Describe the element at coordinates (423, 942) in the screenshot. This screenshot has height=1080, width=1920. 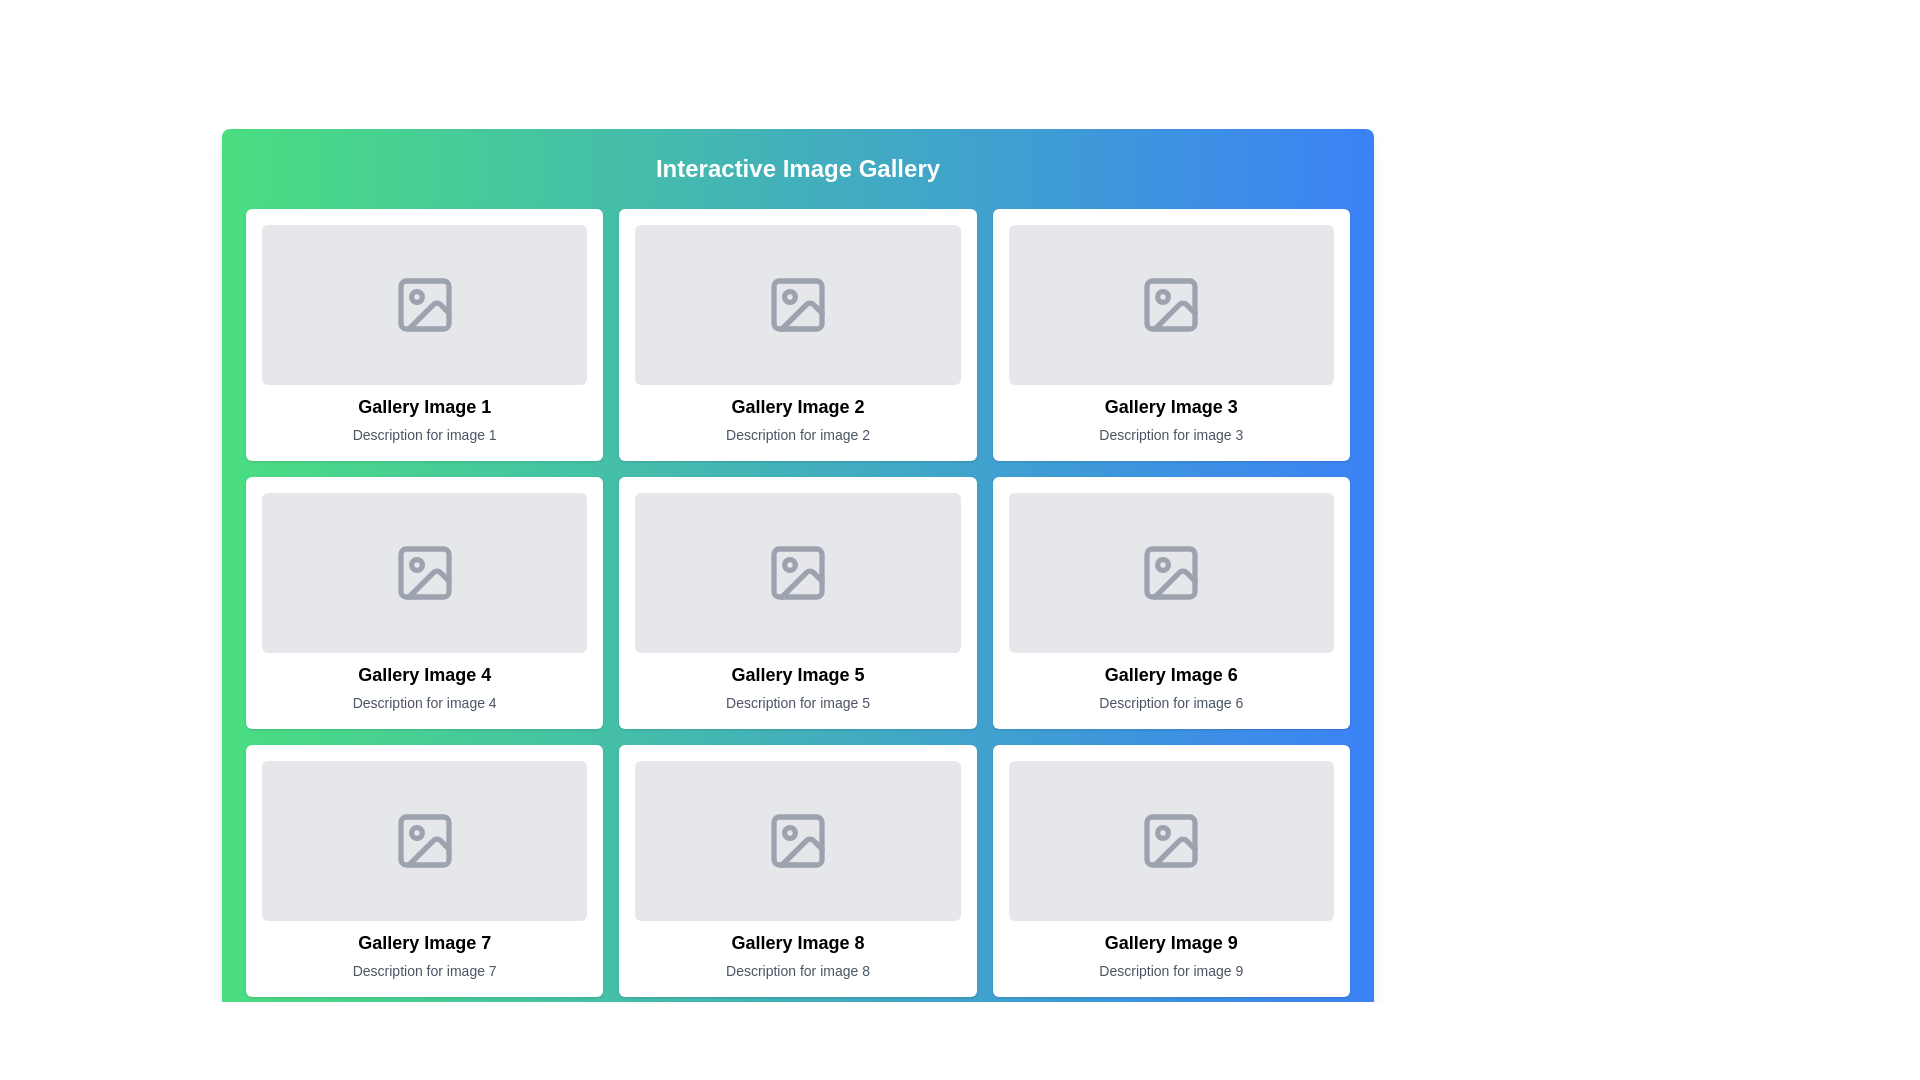
I see `text from the 'Gallery Image 7' label, which is a bold, large font title located in the first column of the third row in a 3x3 grid layout` at that location.